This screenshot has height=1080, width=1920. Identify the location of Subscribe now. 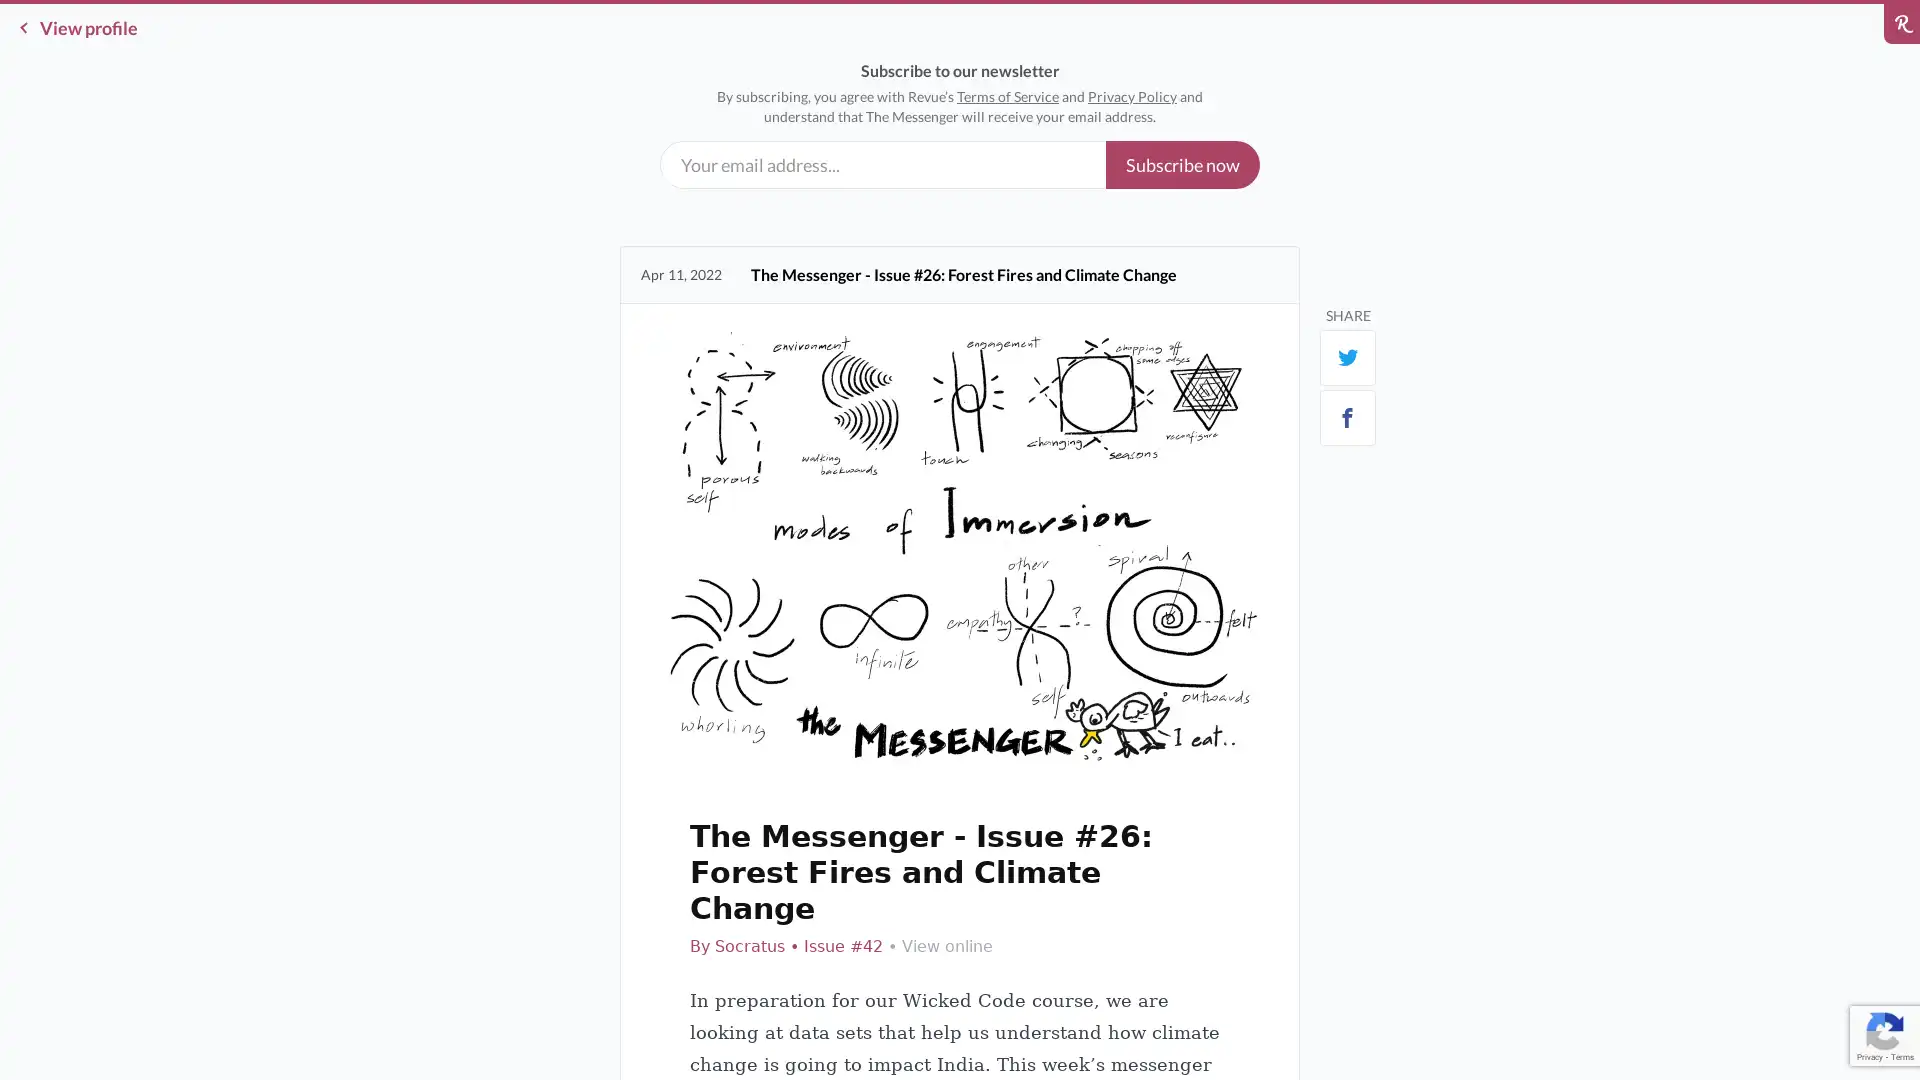
(1182, 164).